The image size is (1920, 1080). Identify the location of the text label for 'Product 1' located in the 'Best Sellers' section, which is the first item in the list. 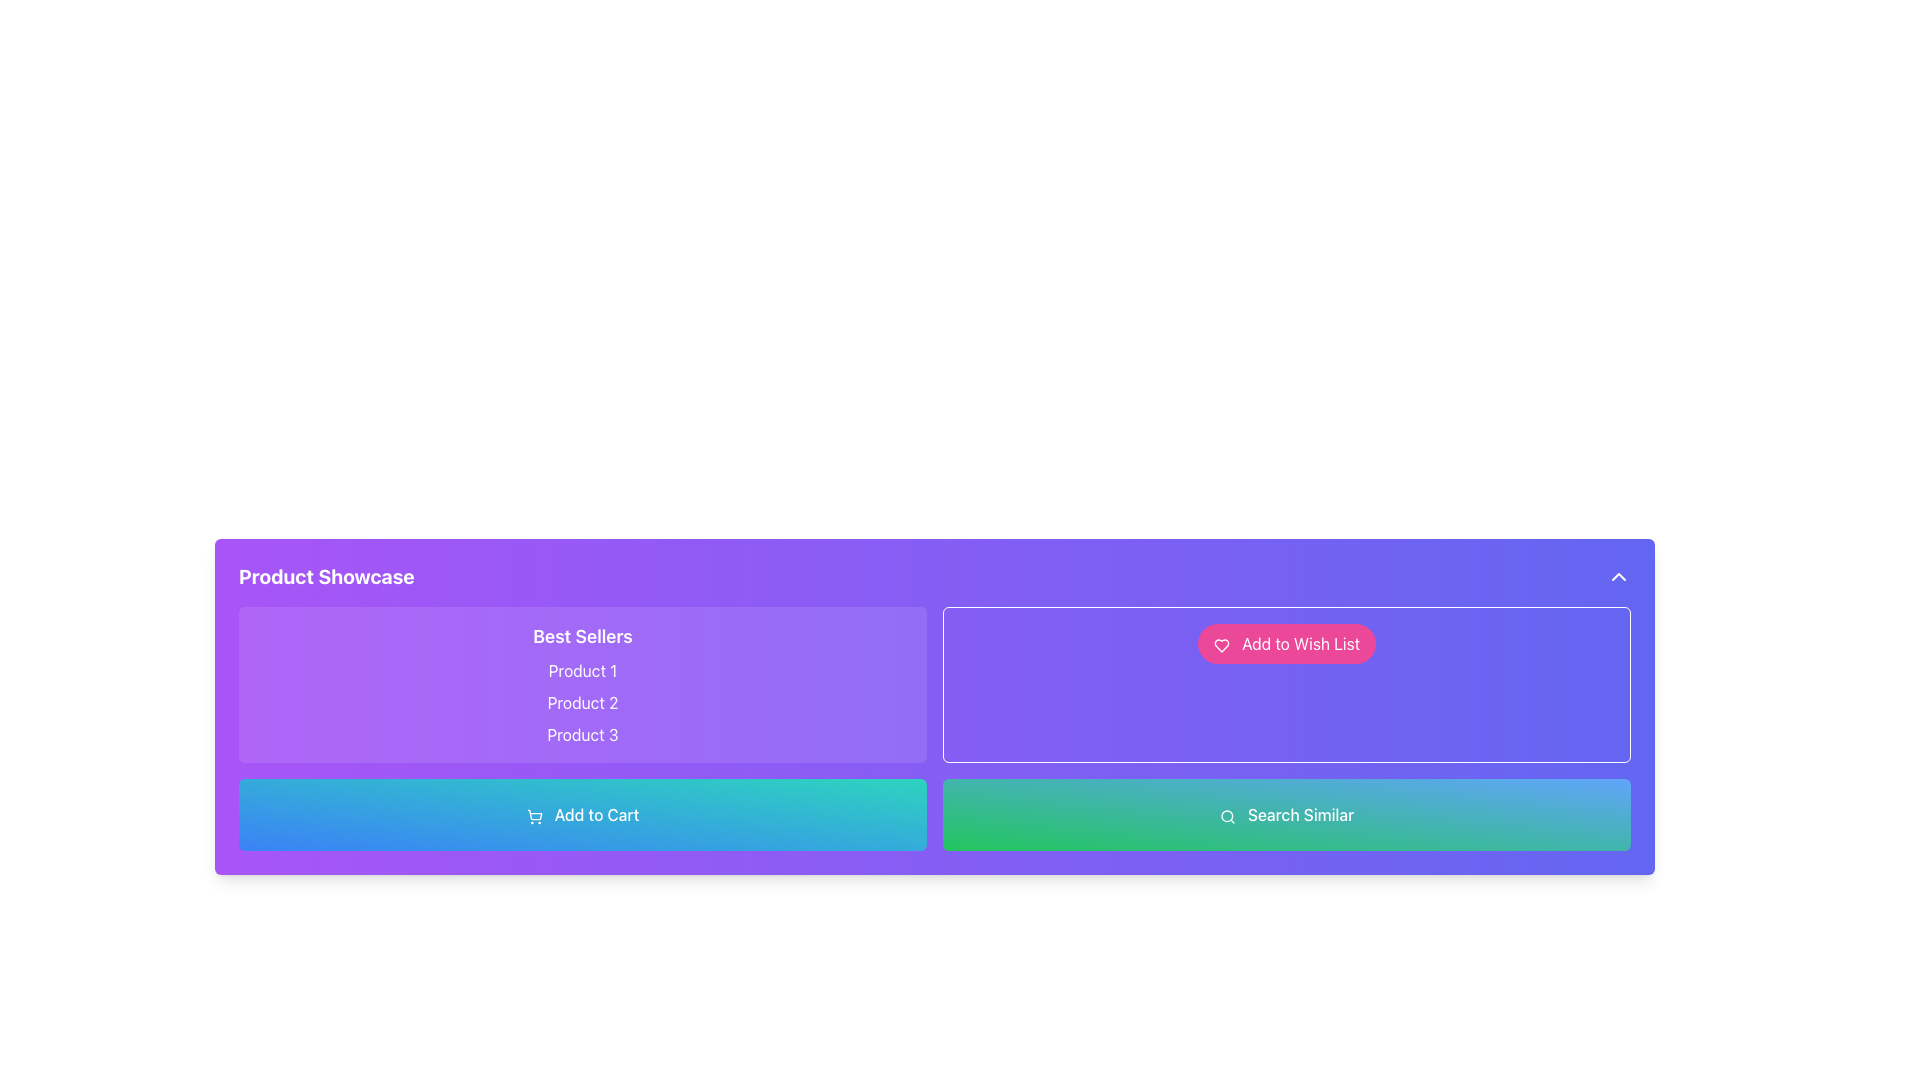
(581, 671).